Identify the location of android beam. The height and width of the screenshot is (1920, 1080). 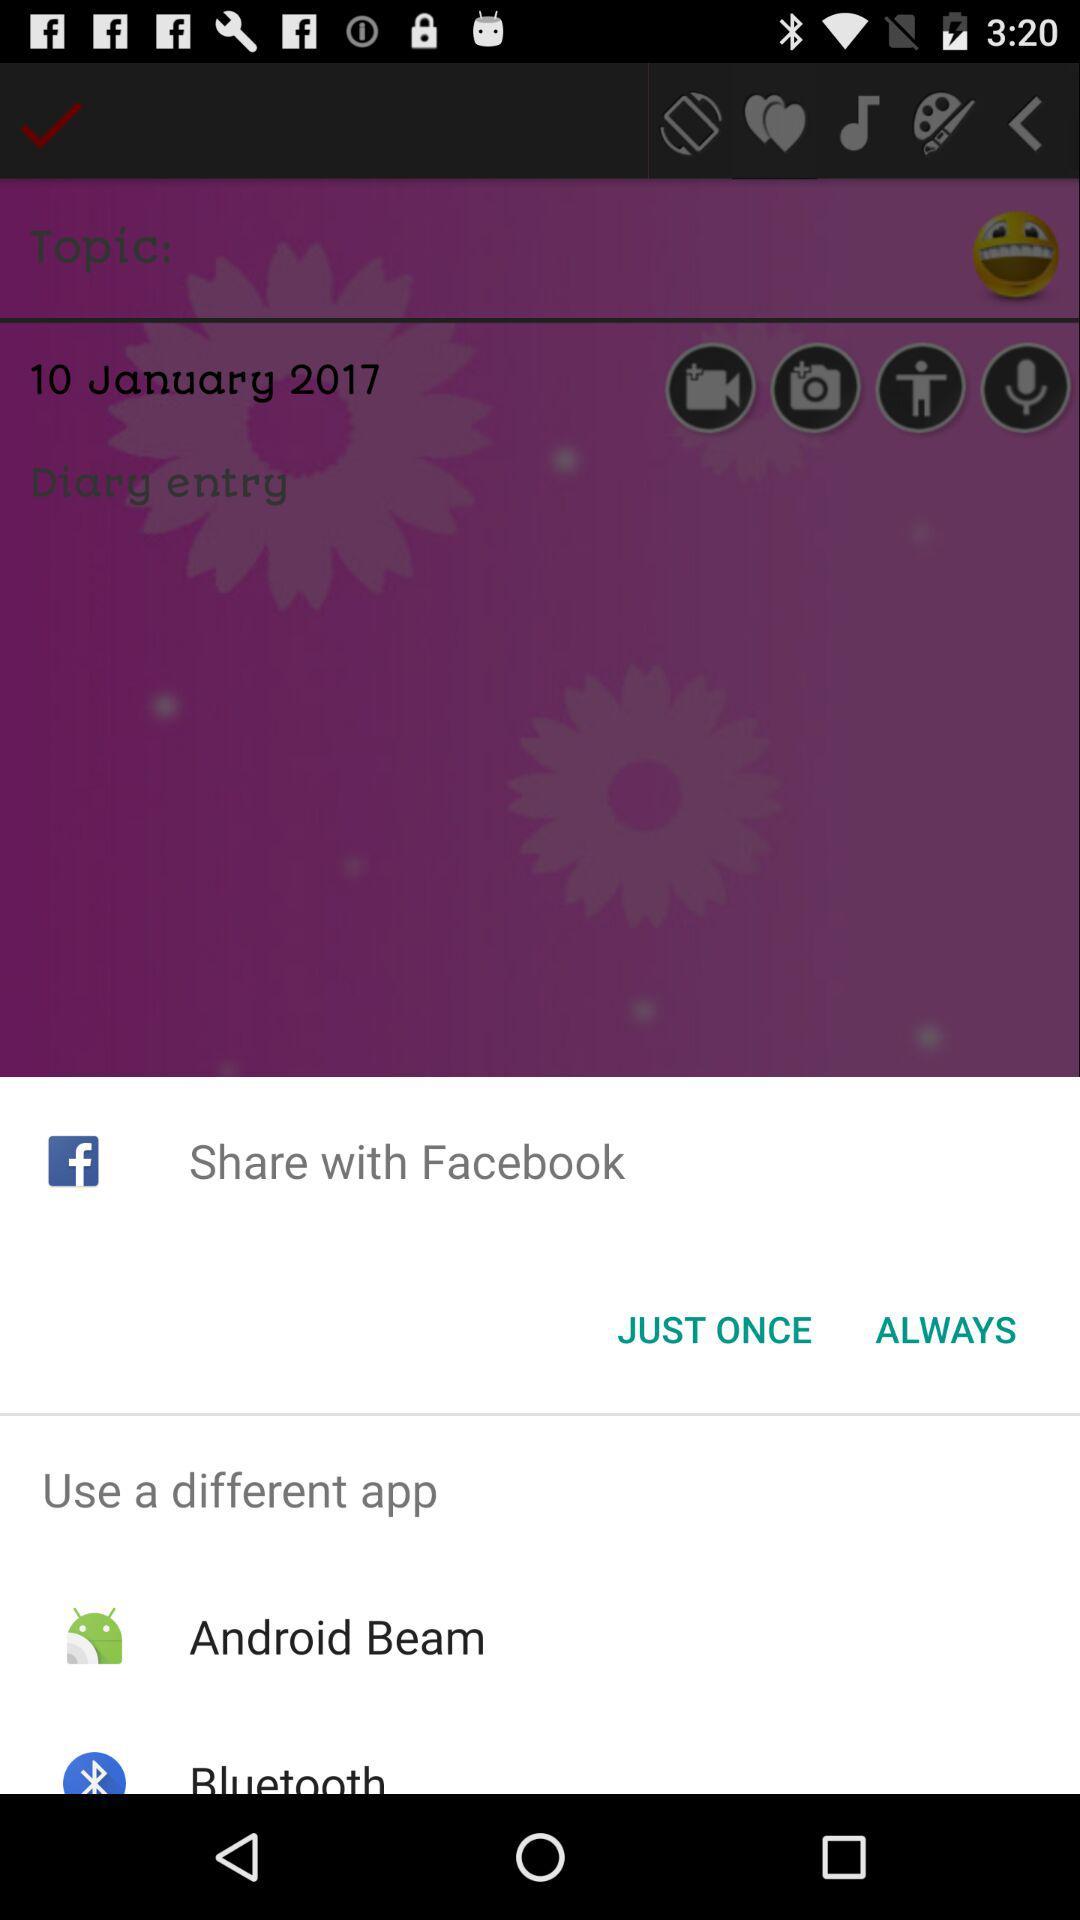
(336, 1636).